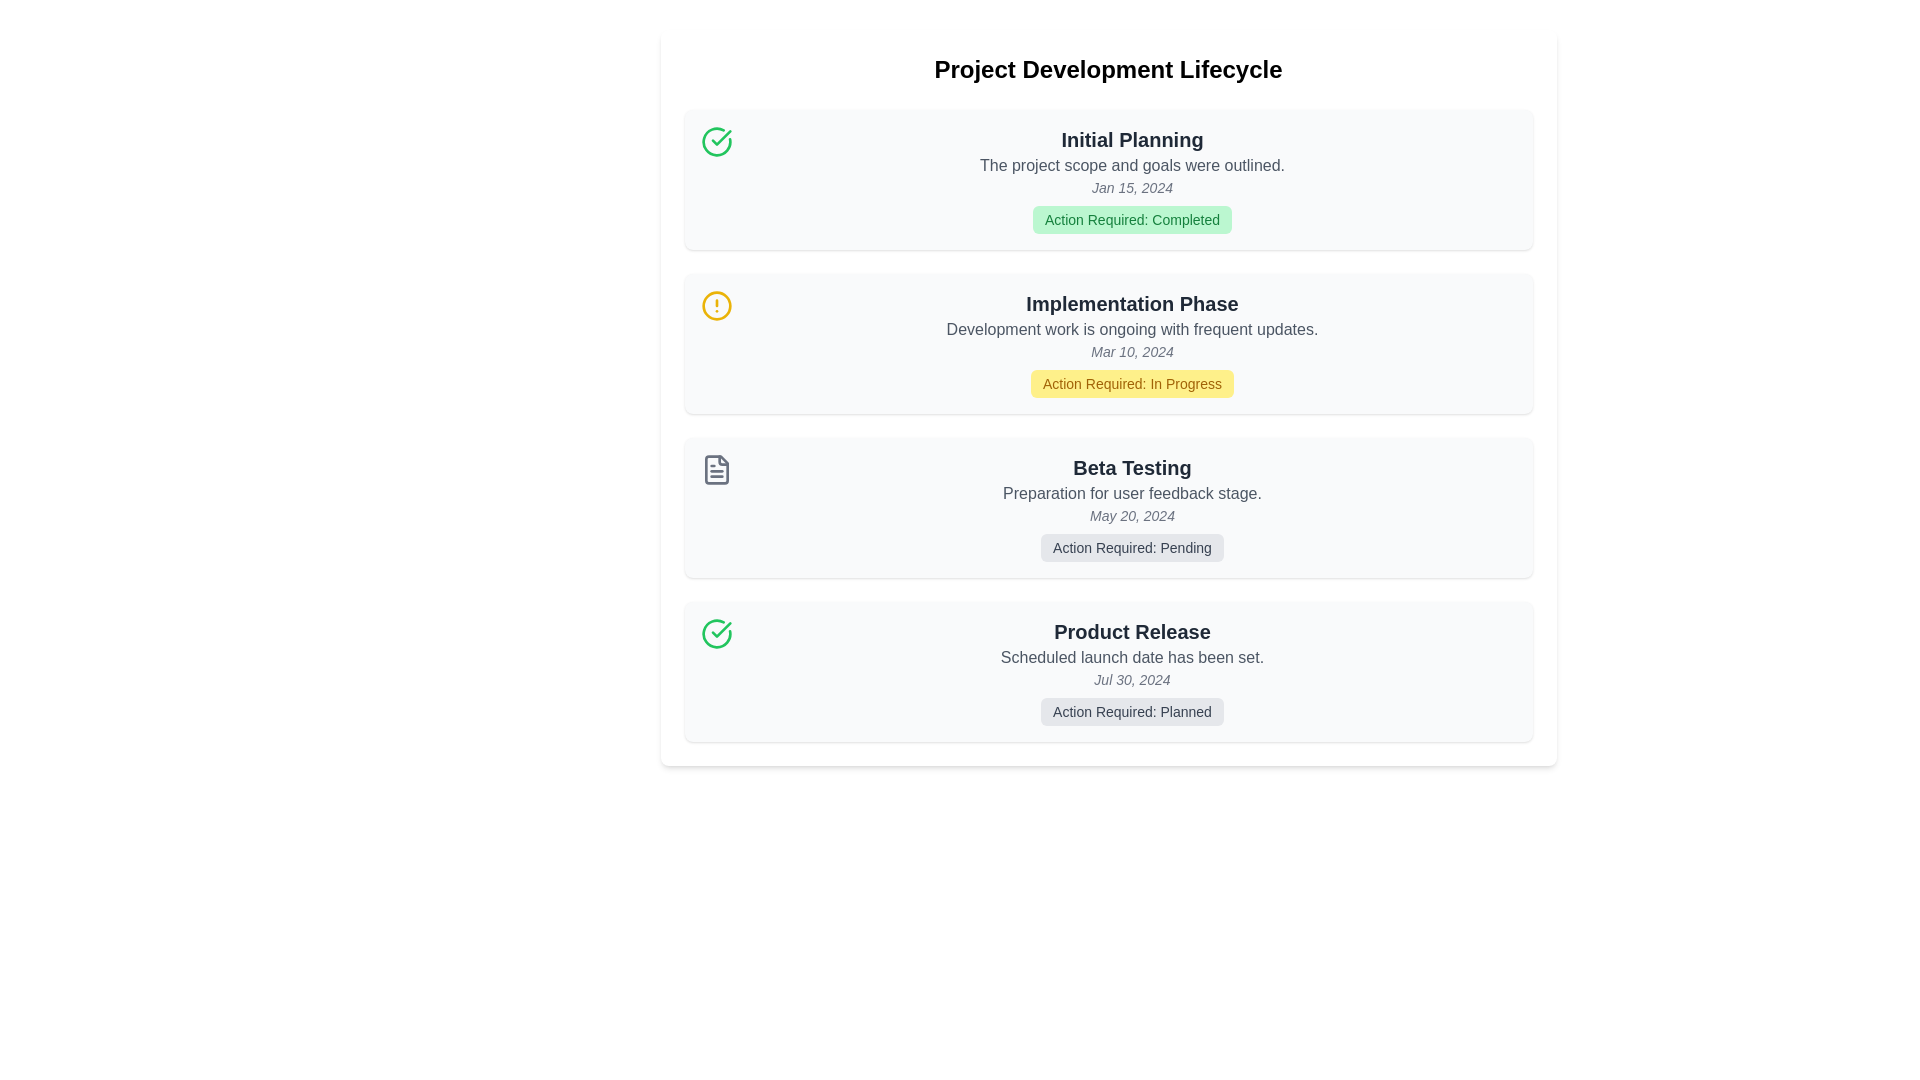 The image size is (1920, 1080). Describe the element at coordinates (716, 305) in the screenshot. I see `the warning or in-progress indicator icon that is part of the project lifecycle flow sequence` at that location.